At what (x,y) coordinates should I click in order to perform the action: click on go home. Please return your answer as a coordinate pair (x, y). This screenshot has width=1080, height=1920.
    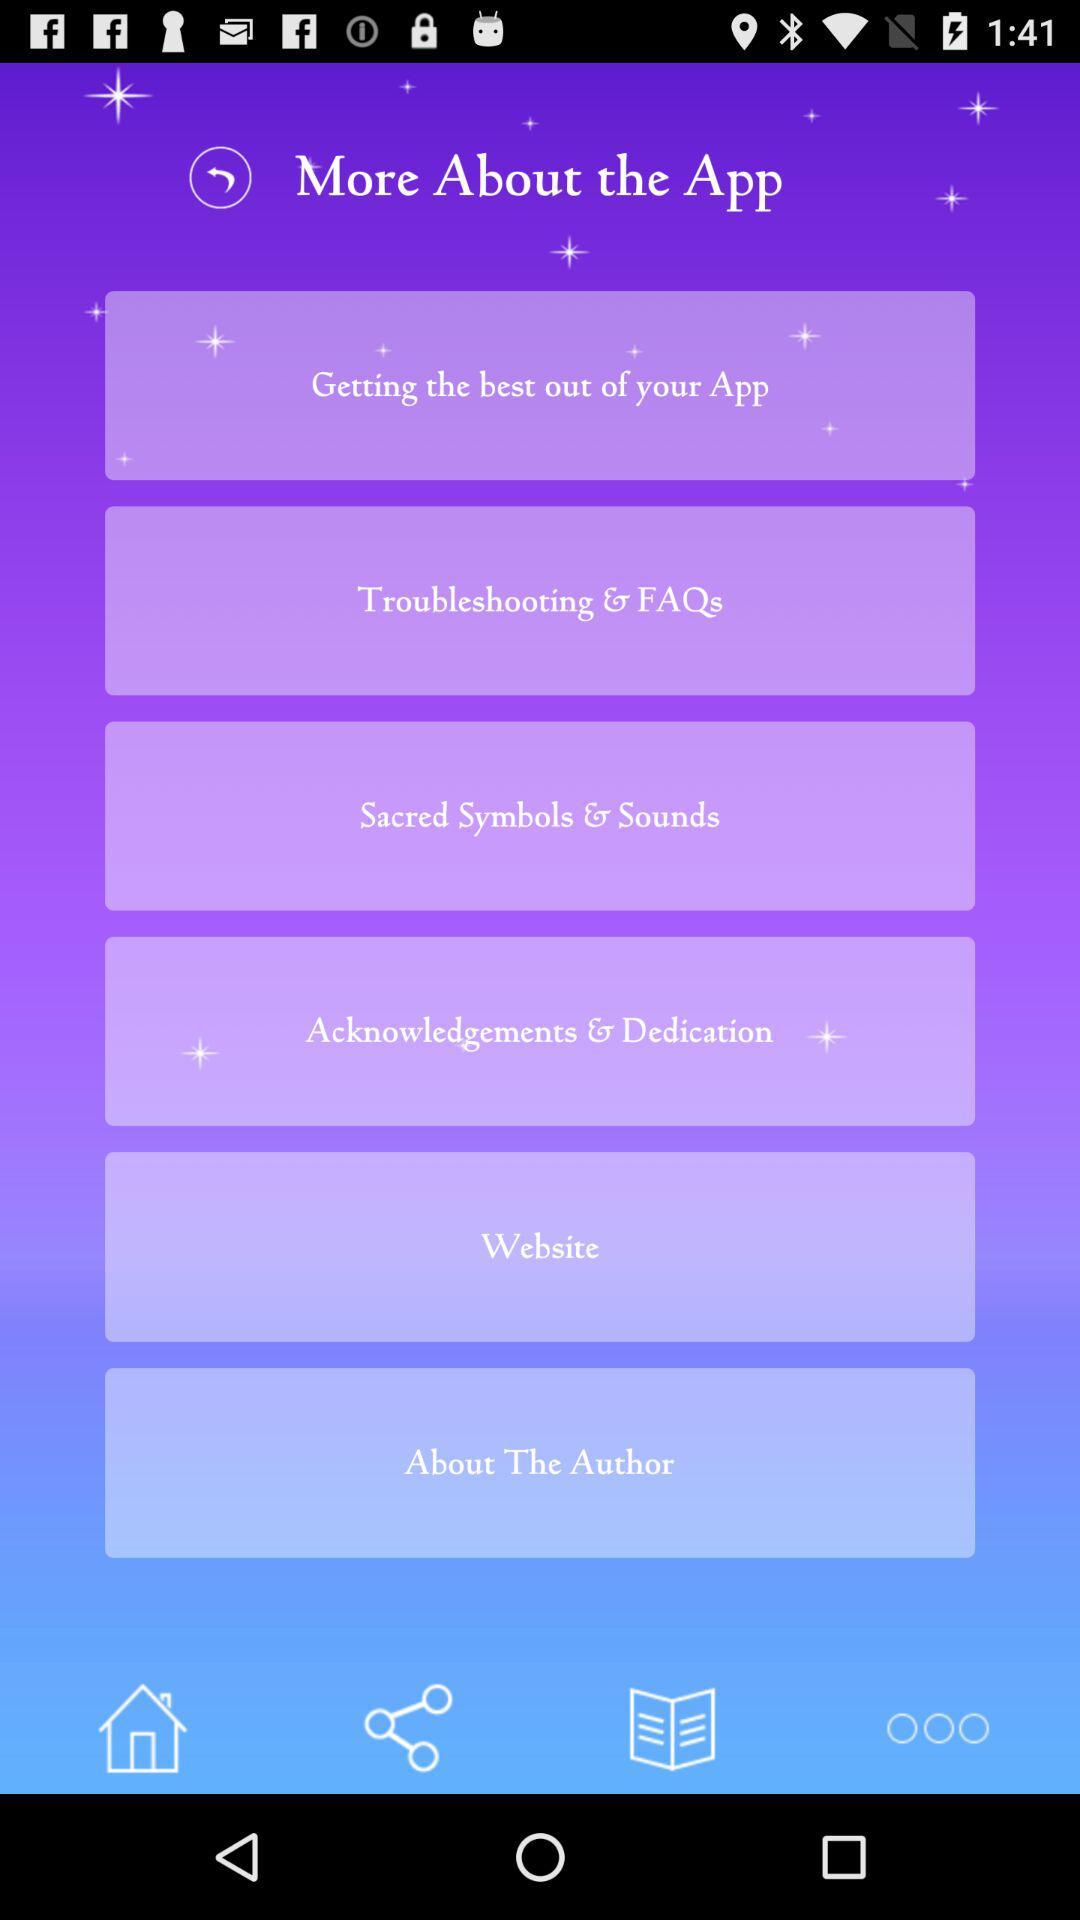
    Looking at the image, I should click on (141, 1727).